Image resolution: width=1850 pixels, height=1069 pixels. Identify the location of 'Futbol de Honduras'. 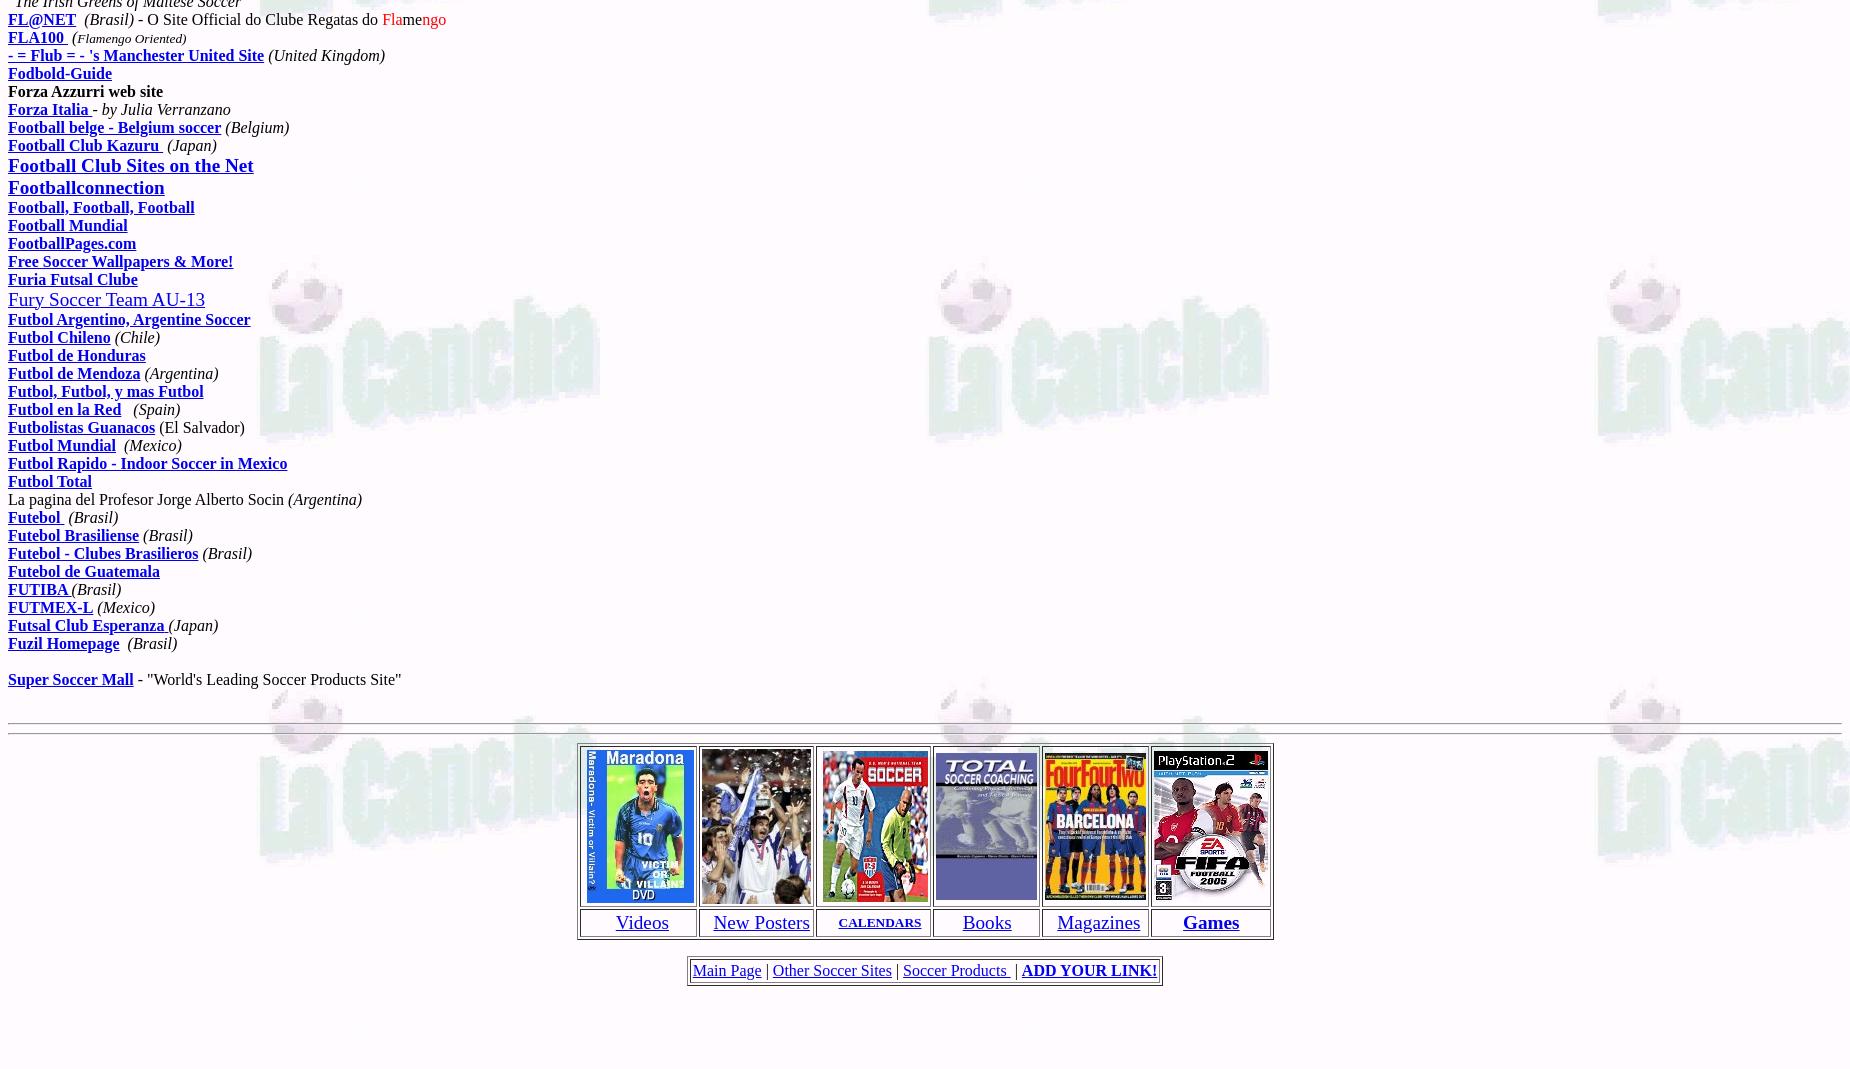
(75, 354).